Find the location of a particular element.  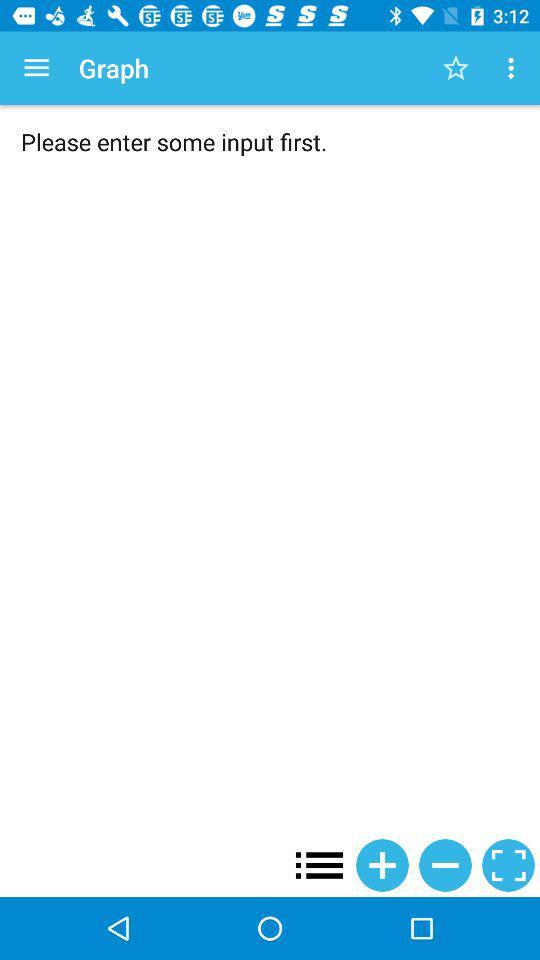

the list icon is located at coordinates (319, 864).